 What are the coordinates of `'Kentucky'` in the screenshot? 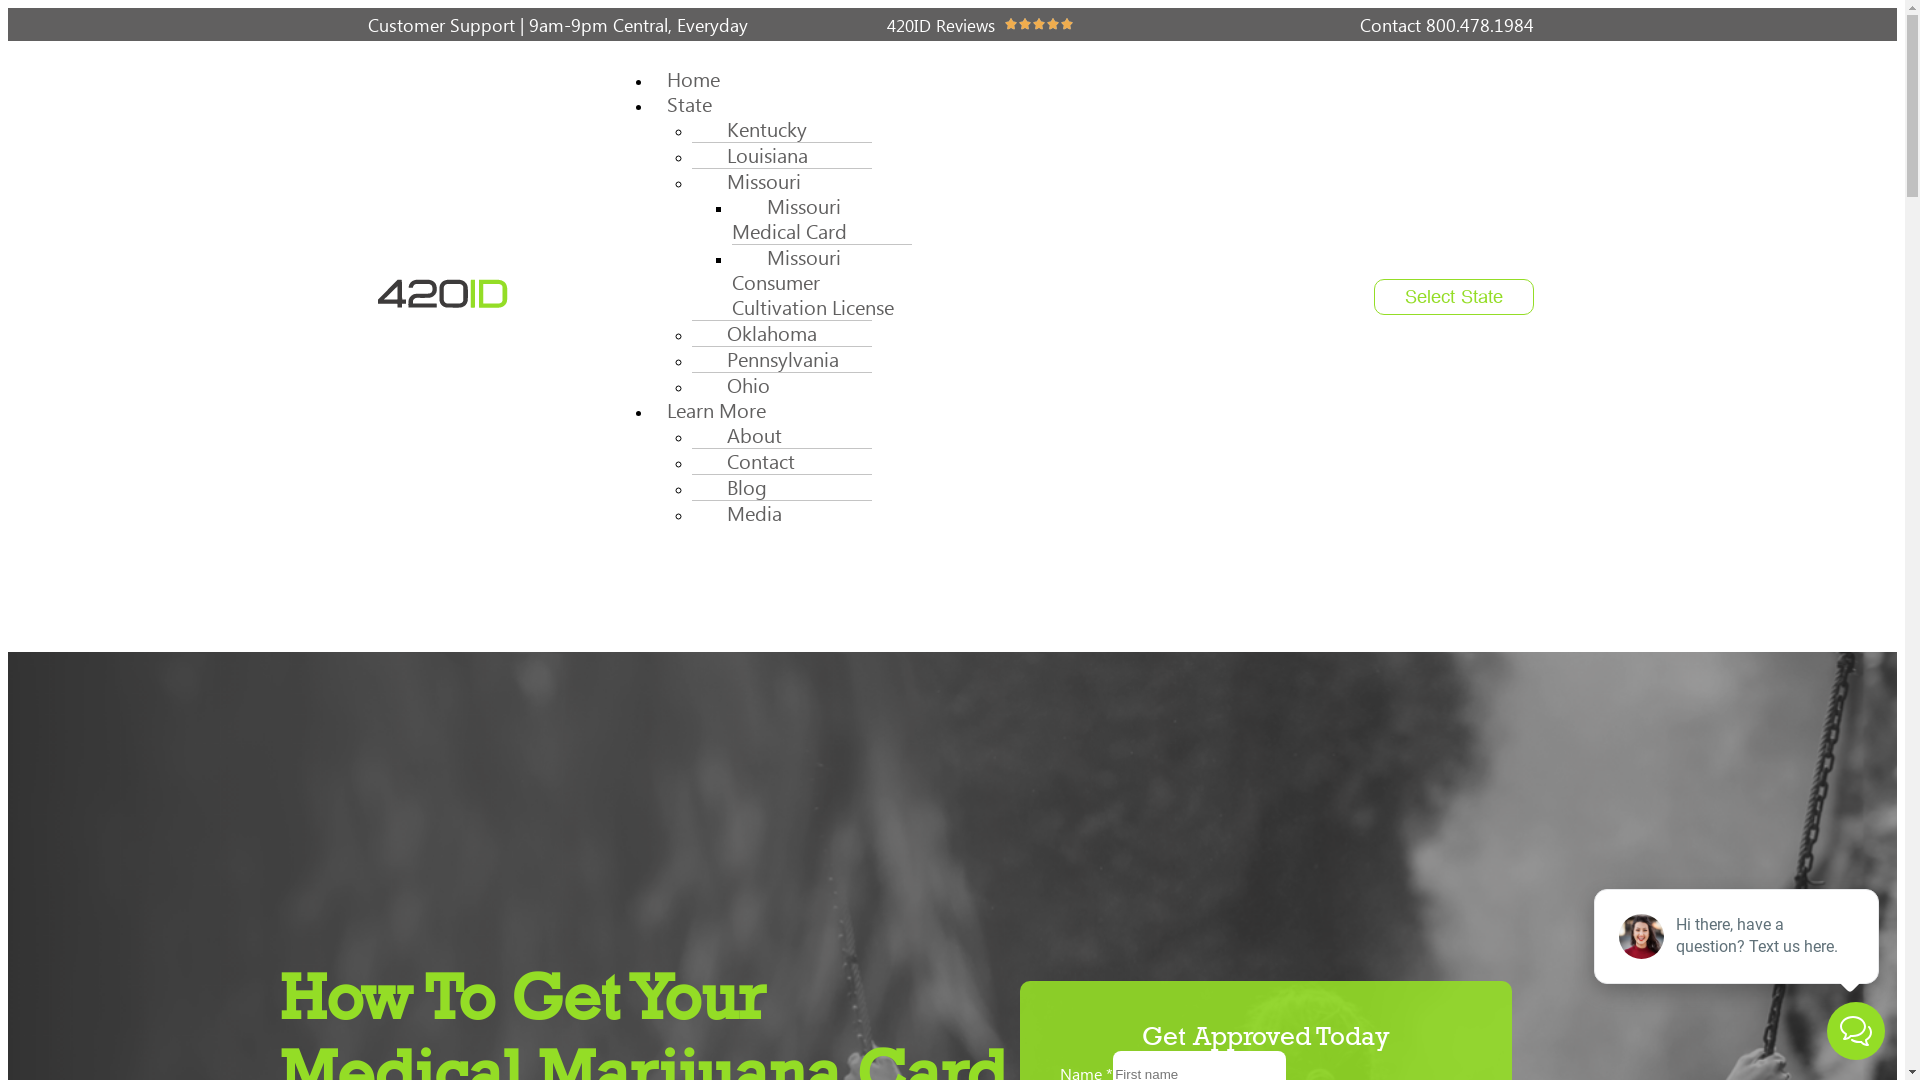 It's located at (756, 129).